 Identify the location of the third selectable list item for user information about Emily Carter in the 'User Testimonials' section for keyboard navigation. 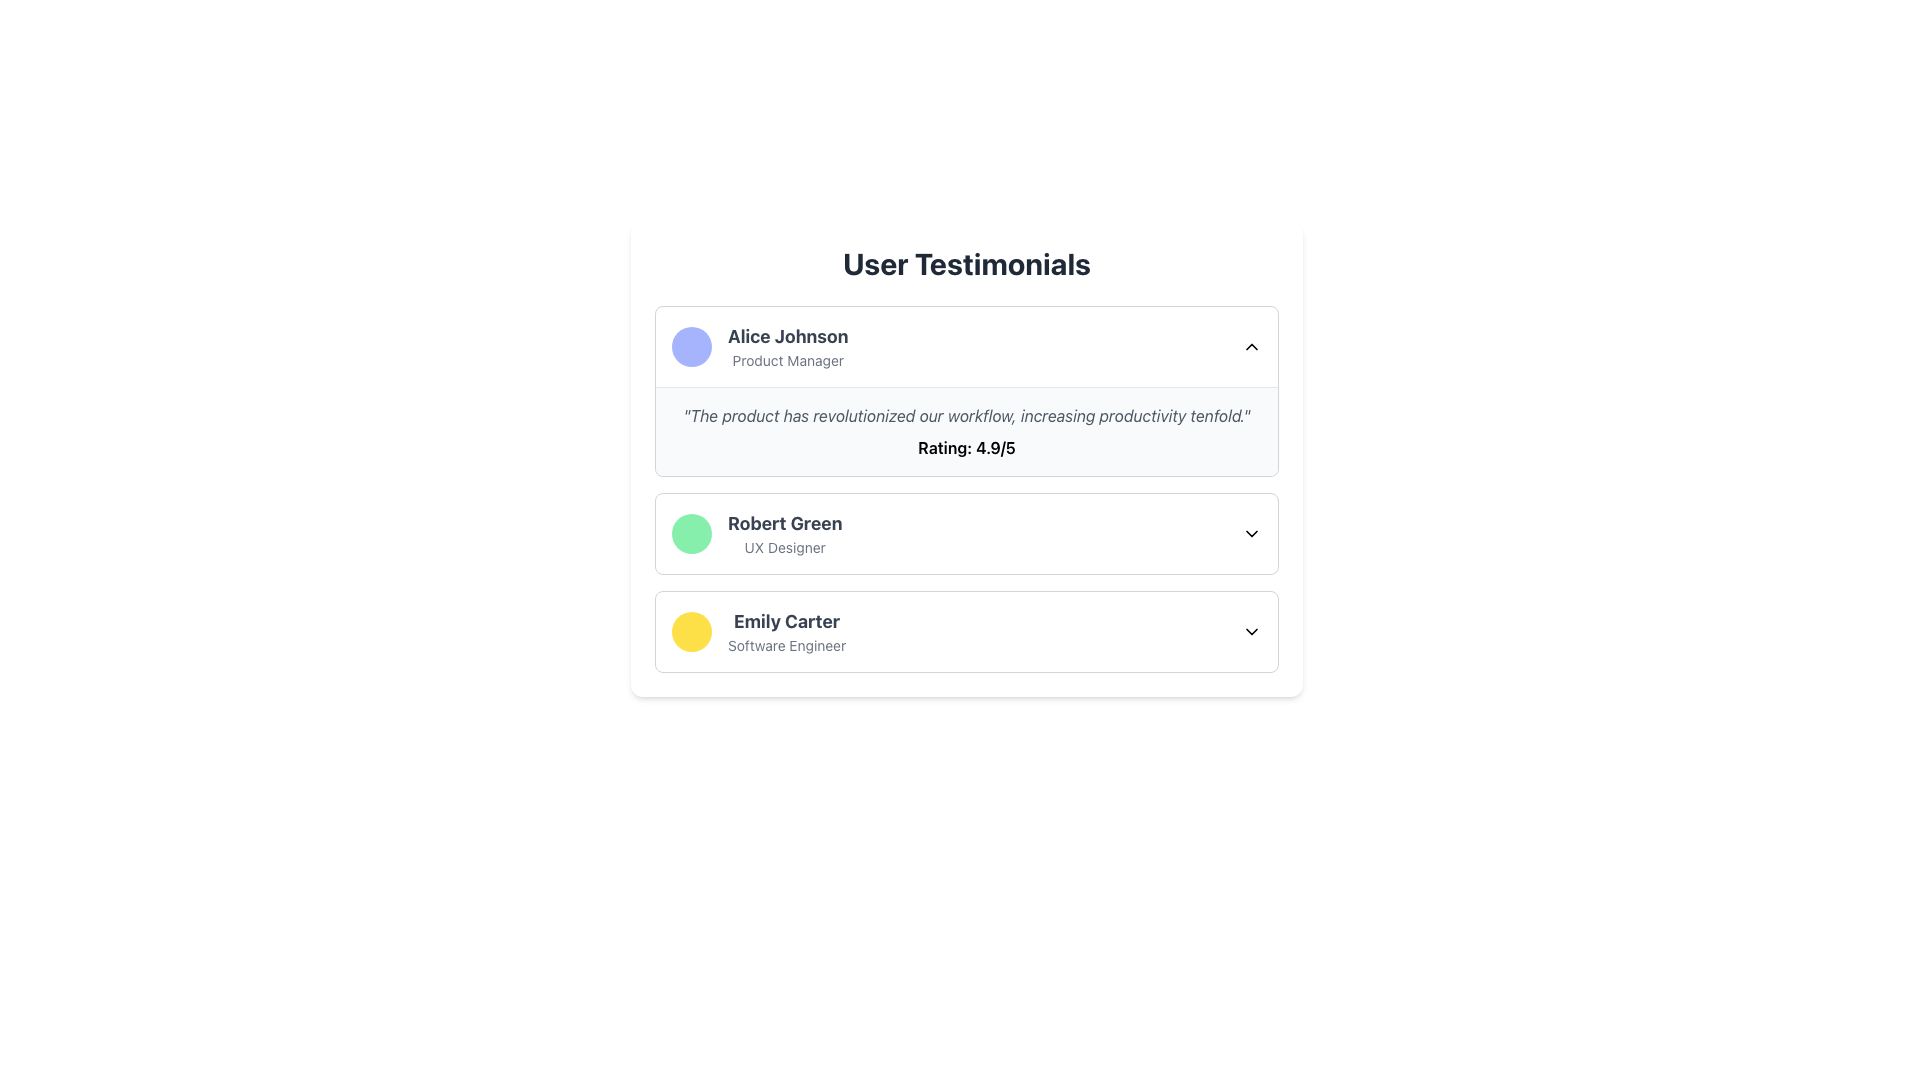
(966, 632).